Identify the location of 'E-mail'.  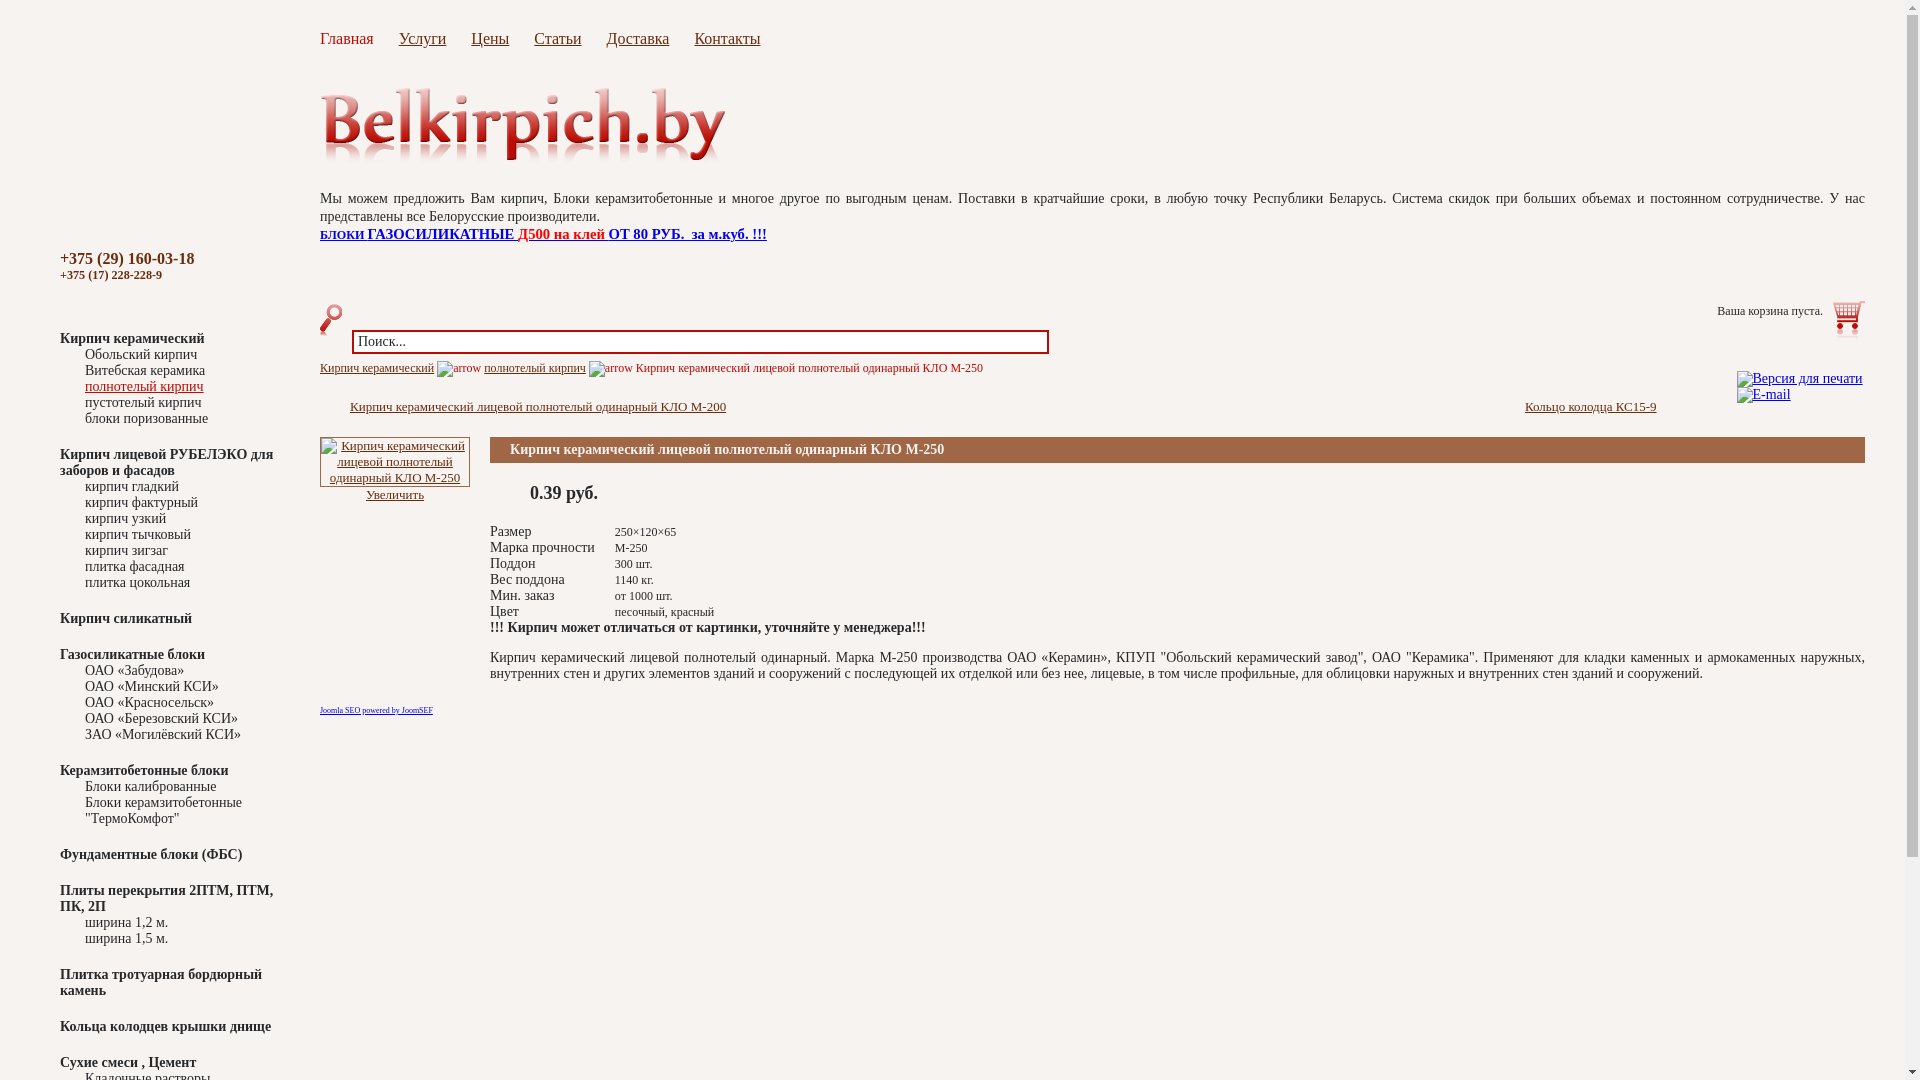
(1762, 390).